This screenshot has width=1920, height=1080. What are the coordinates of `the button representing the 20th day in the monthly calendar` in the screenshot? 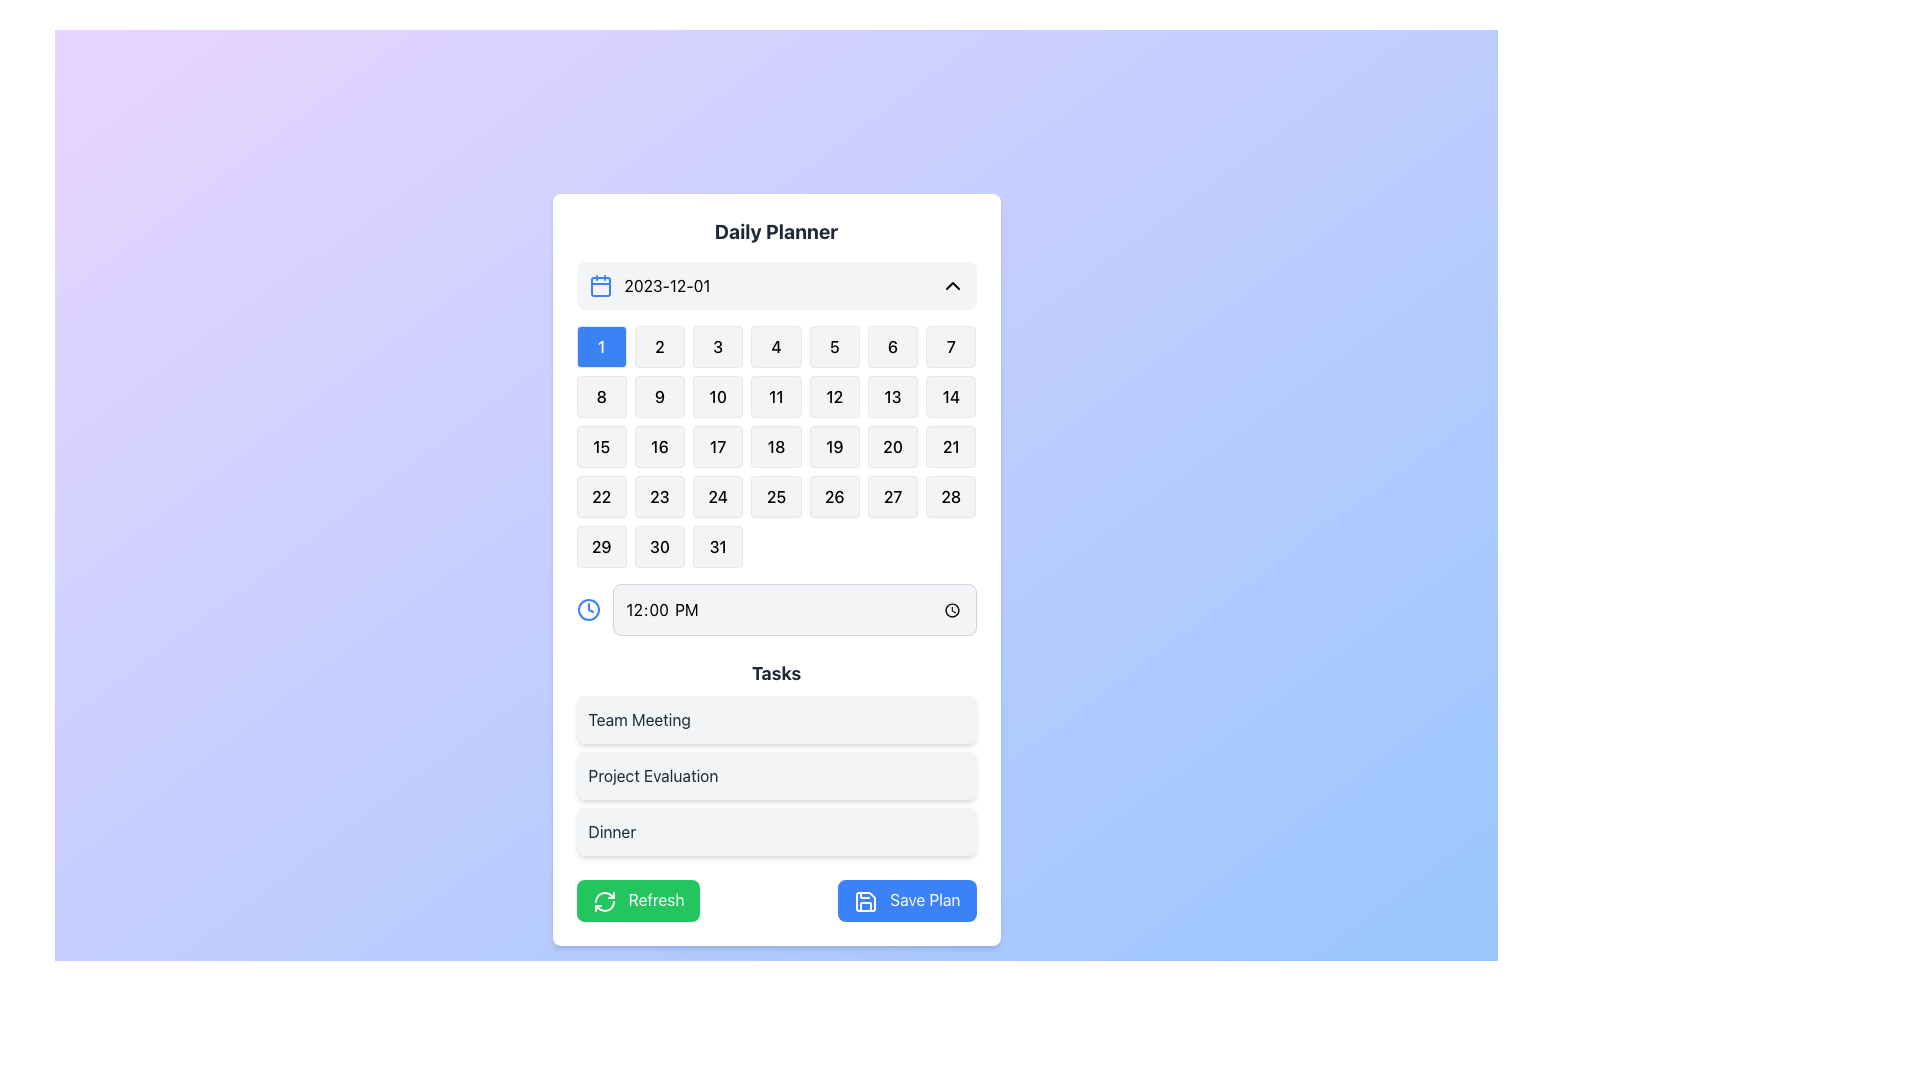 It's located at (891, 446).